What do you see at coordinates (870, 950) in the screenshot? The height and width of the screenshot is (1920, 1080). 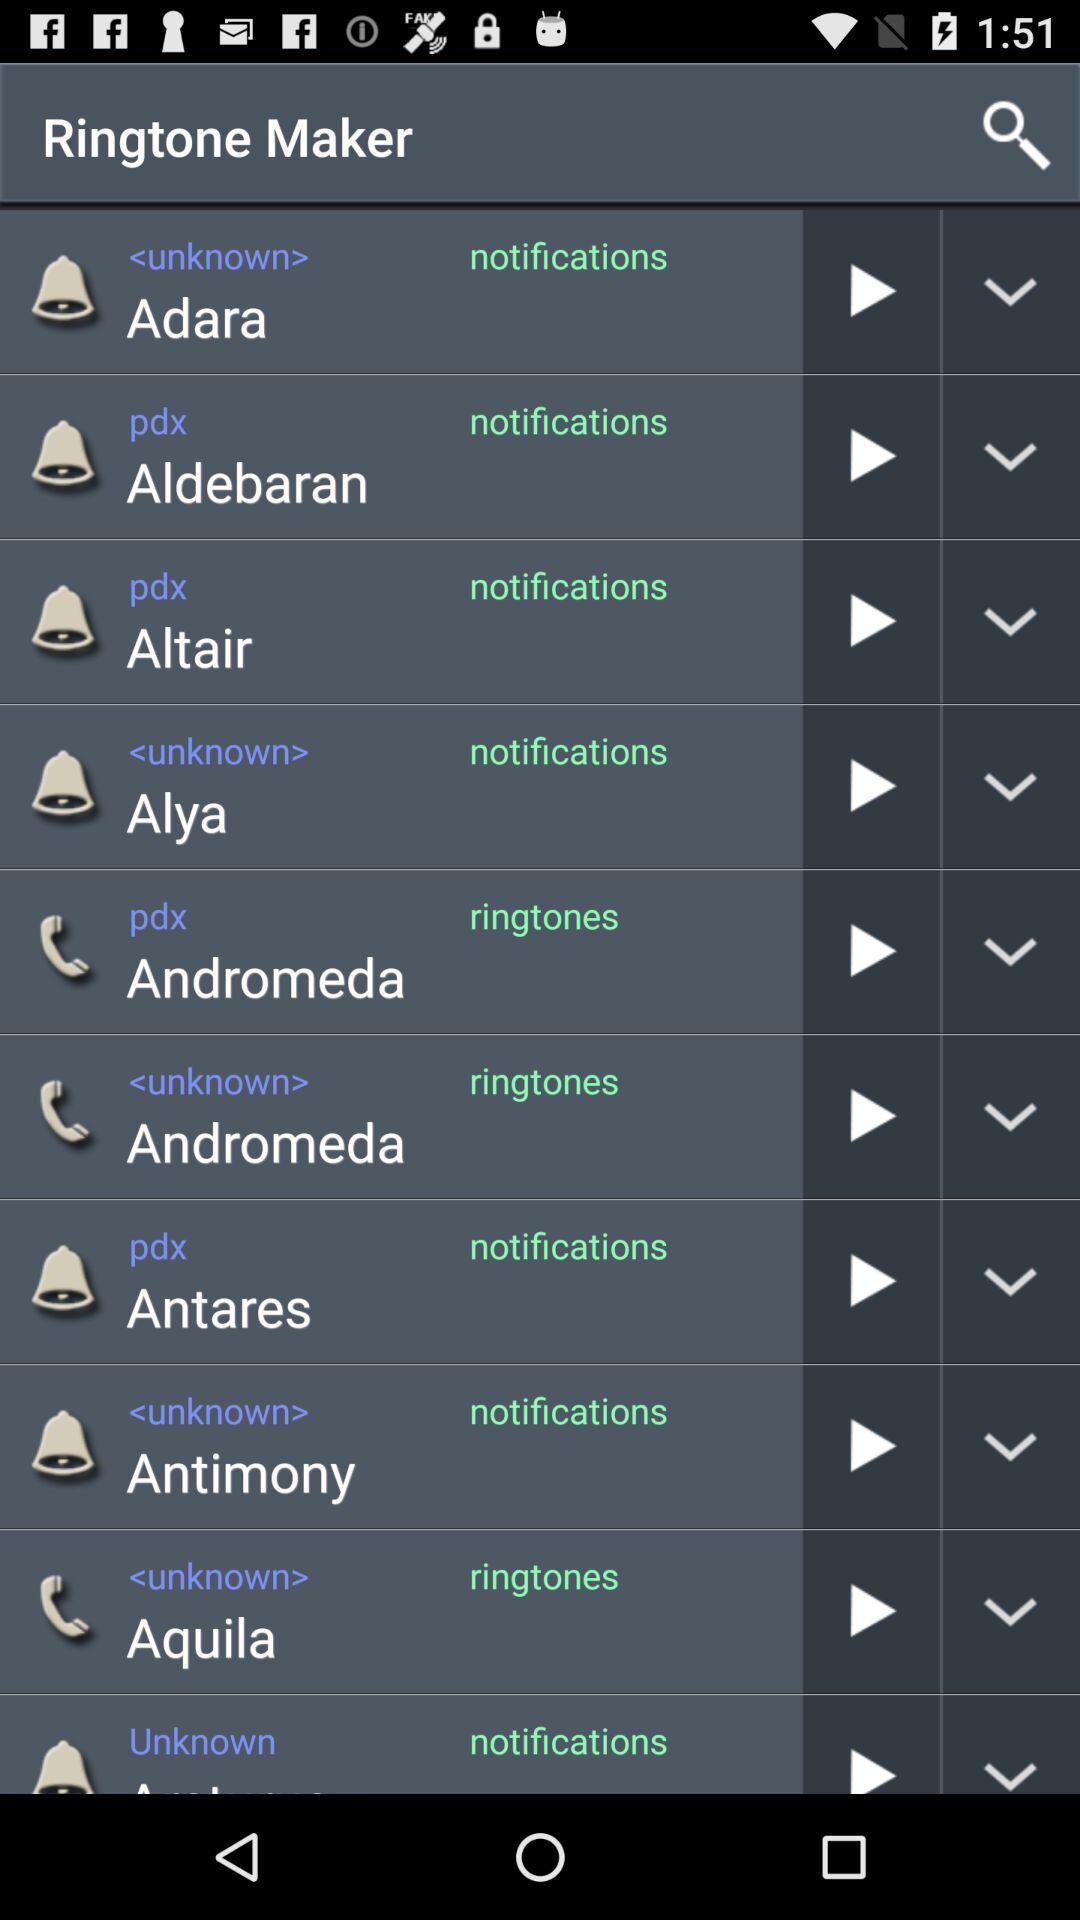 I see `andromeda ringtones` at bounding box center [870, 950].